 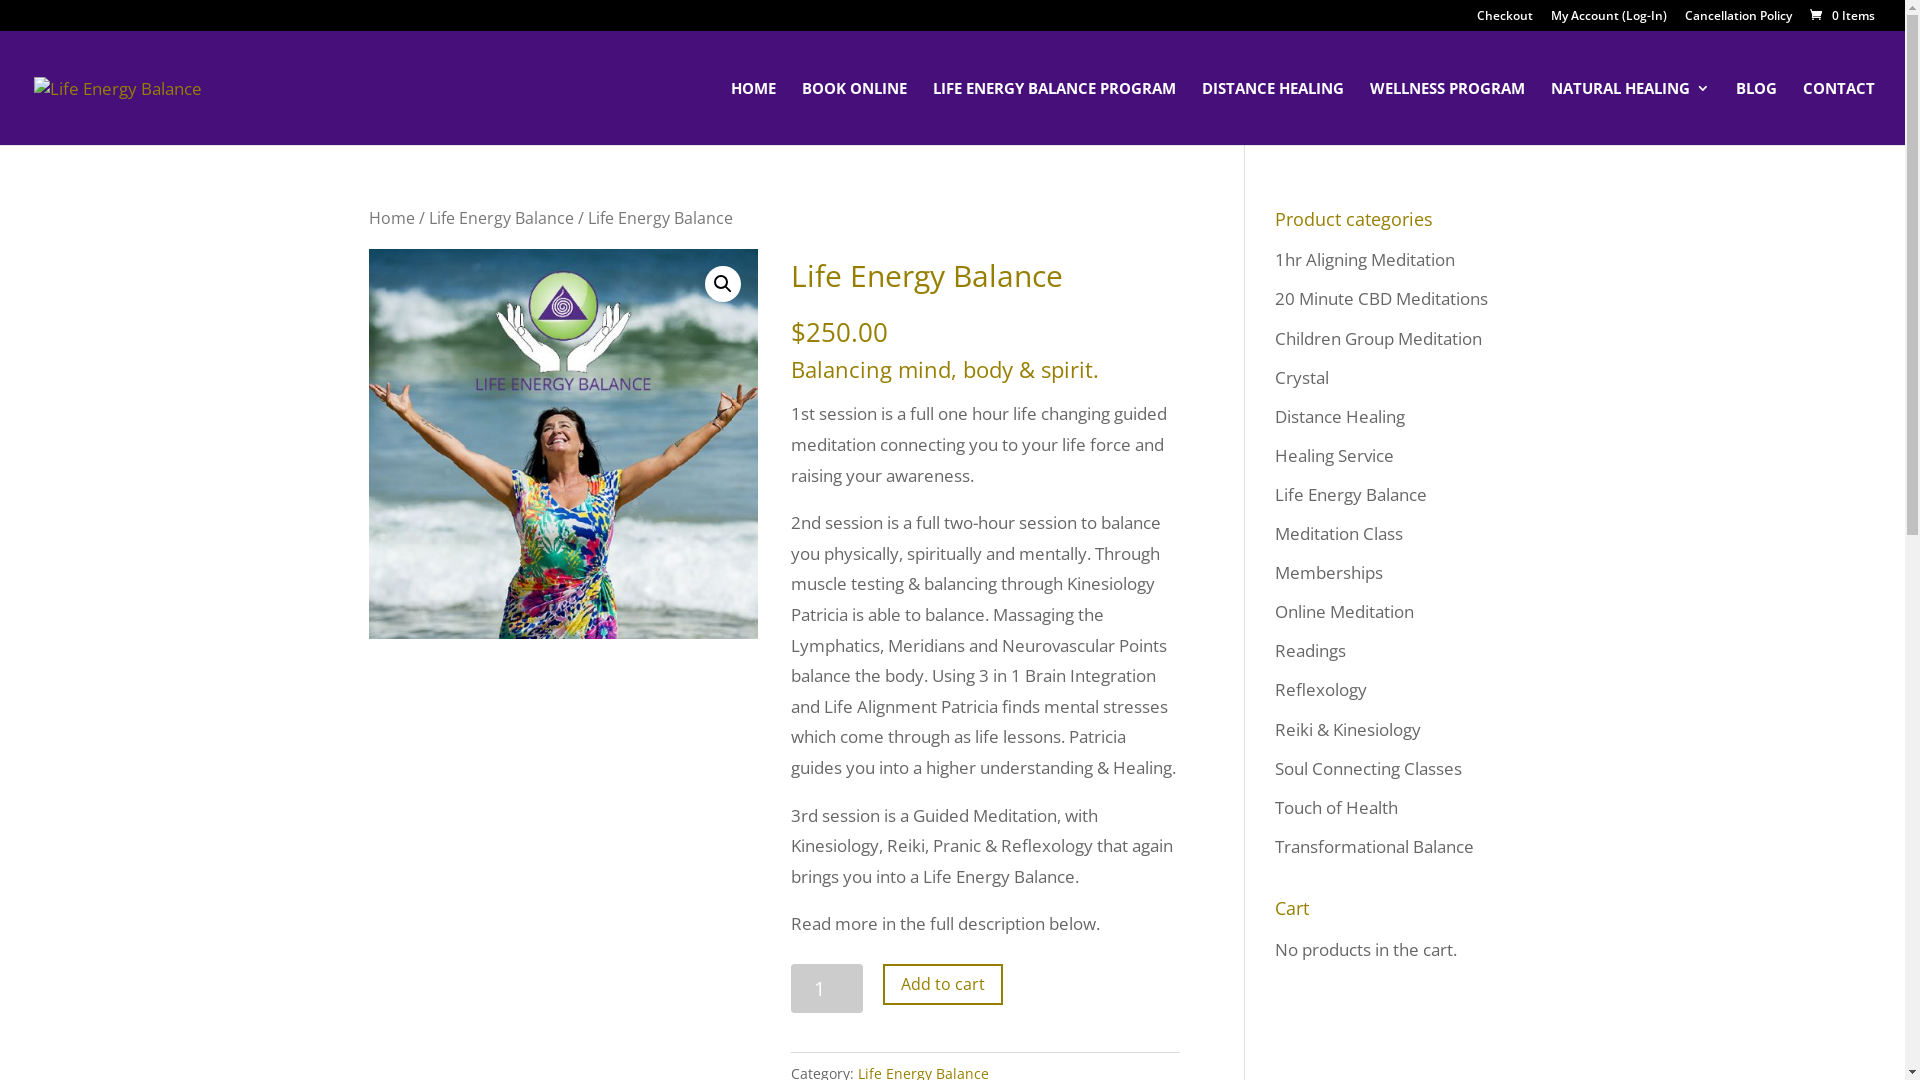 What do you see at coordinates (1335, 806) in the screenshot?
I see `'Touch of Health'` at bounding box center [1335, 806].